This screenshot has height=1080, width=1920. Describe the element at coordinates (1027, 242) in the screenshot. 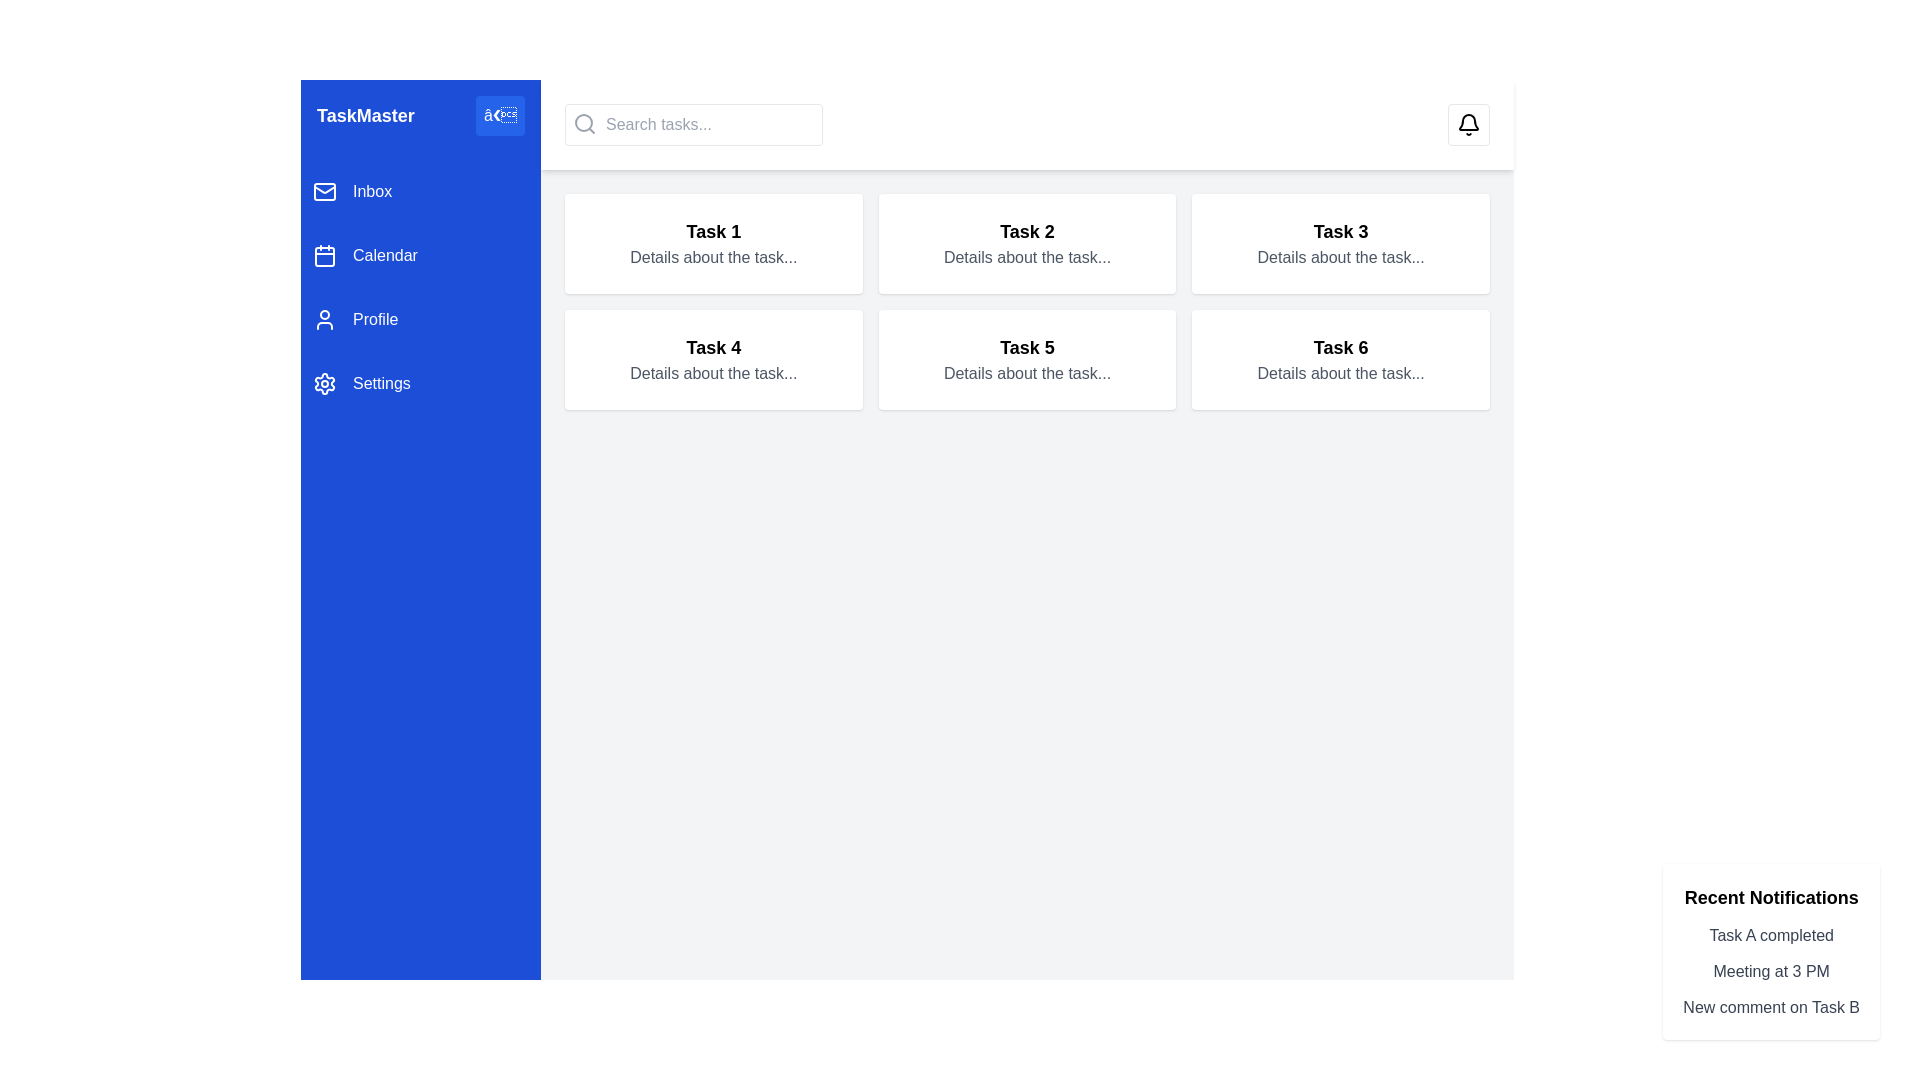

I see `the second card in the grid that represents 'Task 2'` at that location.